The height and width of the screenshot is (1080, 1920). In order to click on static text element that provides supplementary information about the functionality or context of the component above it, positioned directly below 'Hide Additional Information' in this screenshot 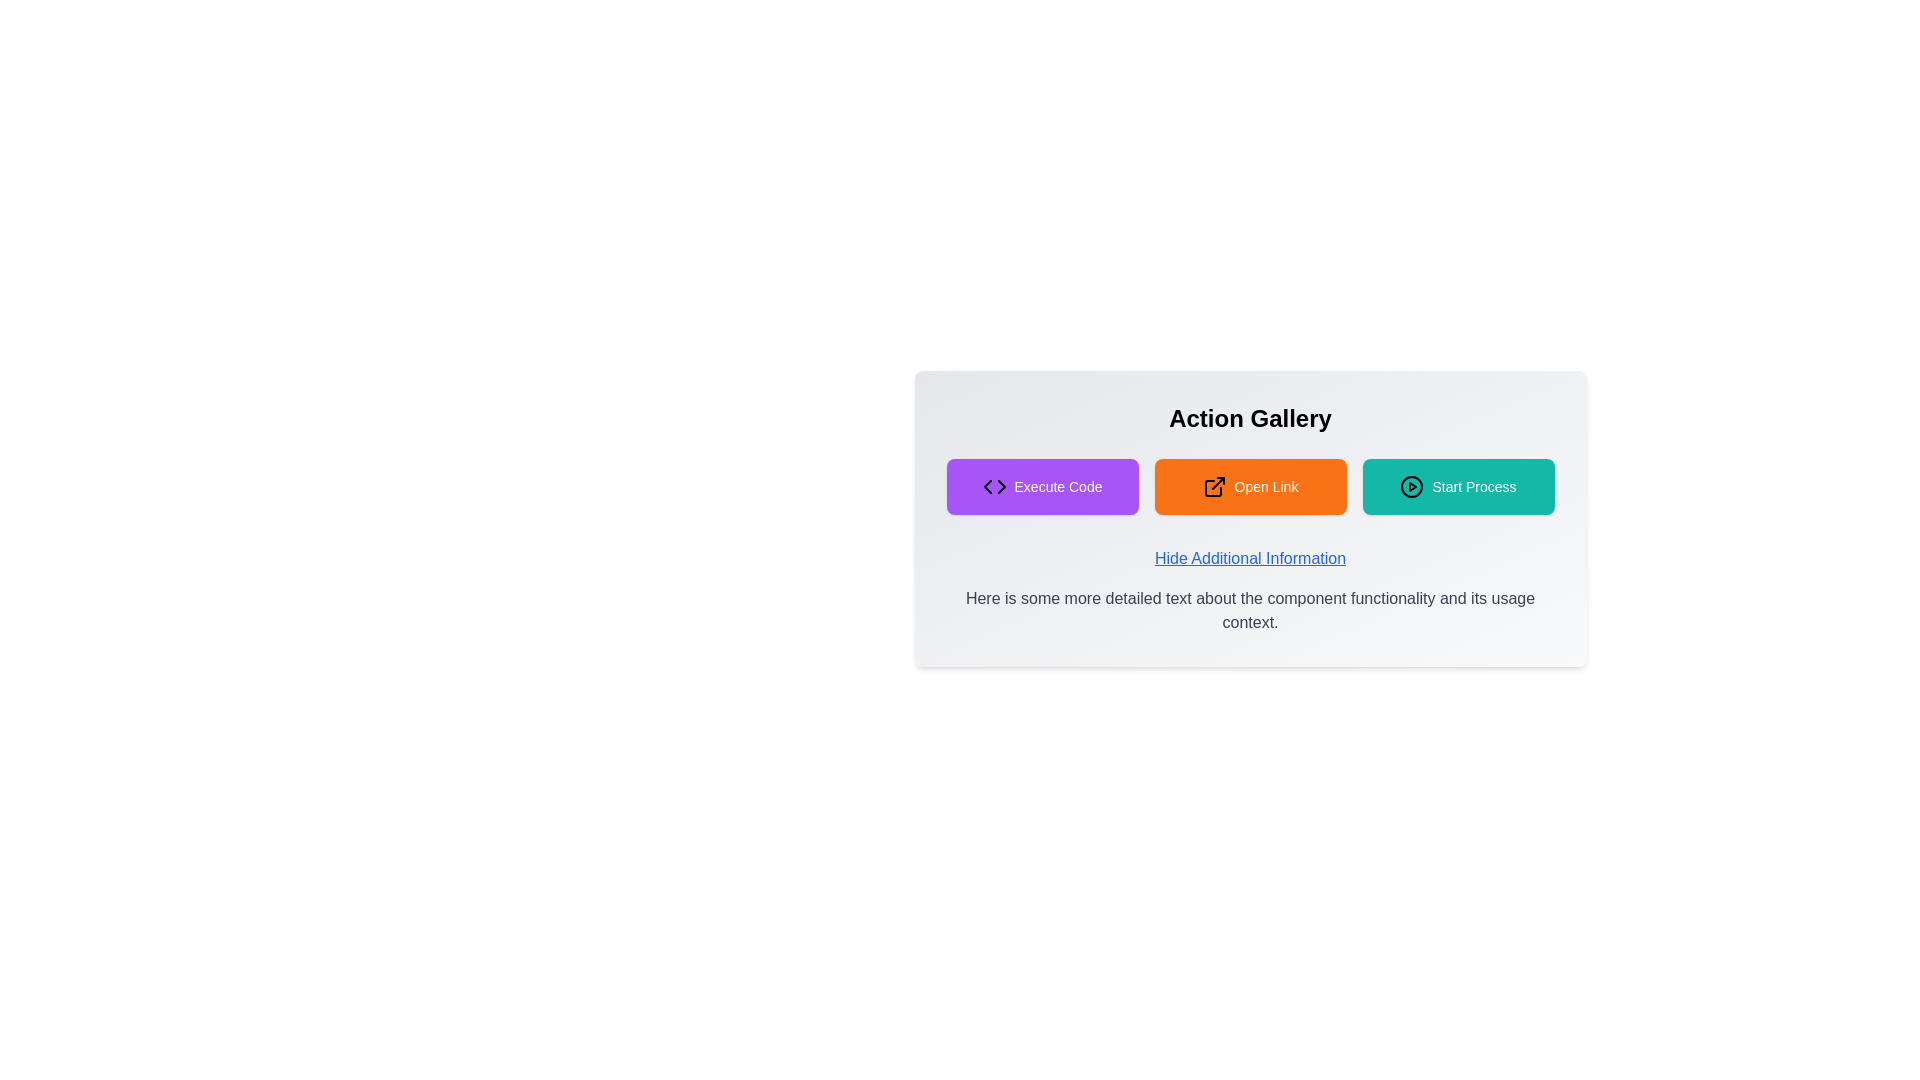, I will do `click(1249, 609)`.